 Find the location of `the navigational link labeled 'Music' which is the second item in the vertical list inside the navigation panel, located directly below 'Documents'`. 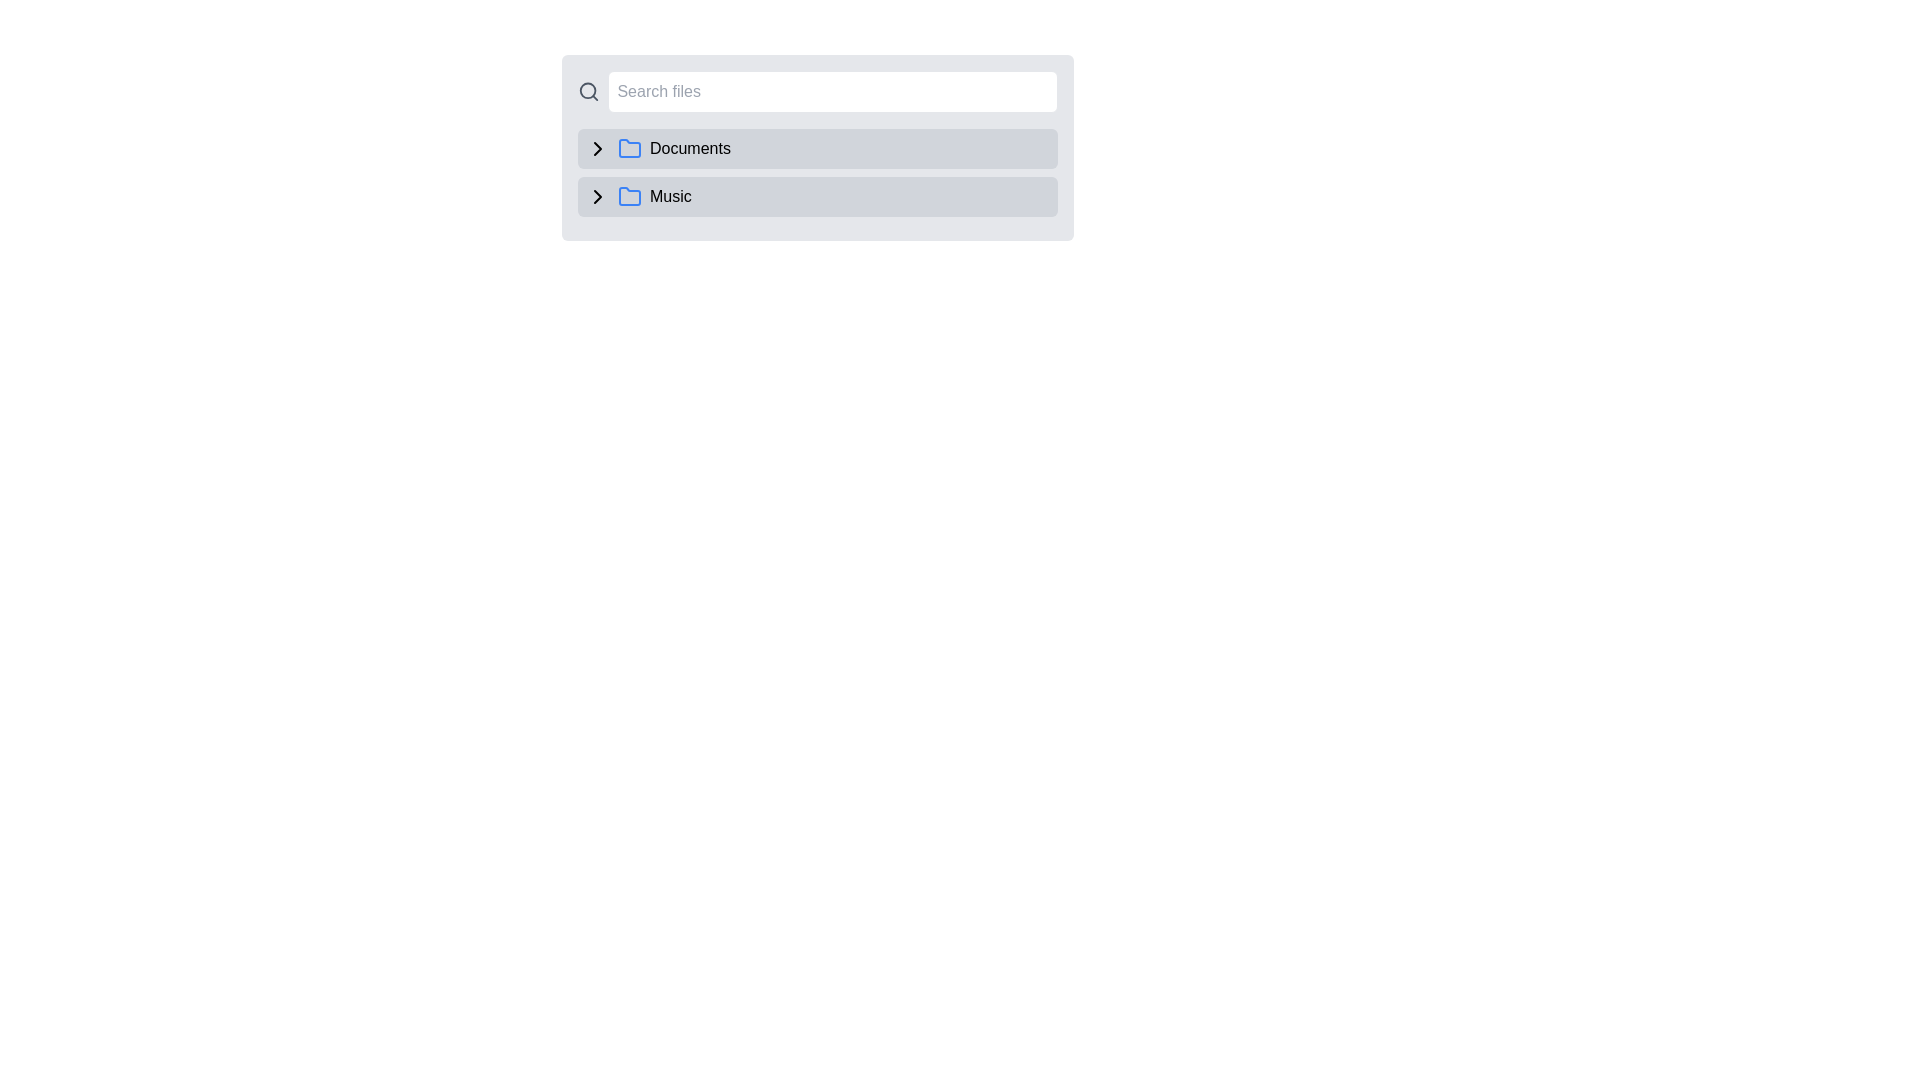

the navigational link labeled 'Music' which is the second item in the vertical list inside the navigation panel, located directly below 'Documents' is located at coordinates (817, 196).